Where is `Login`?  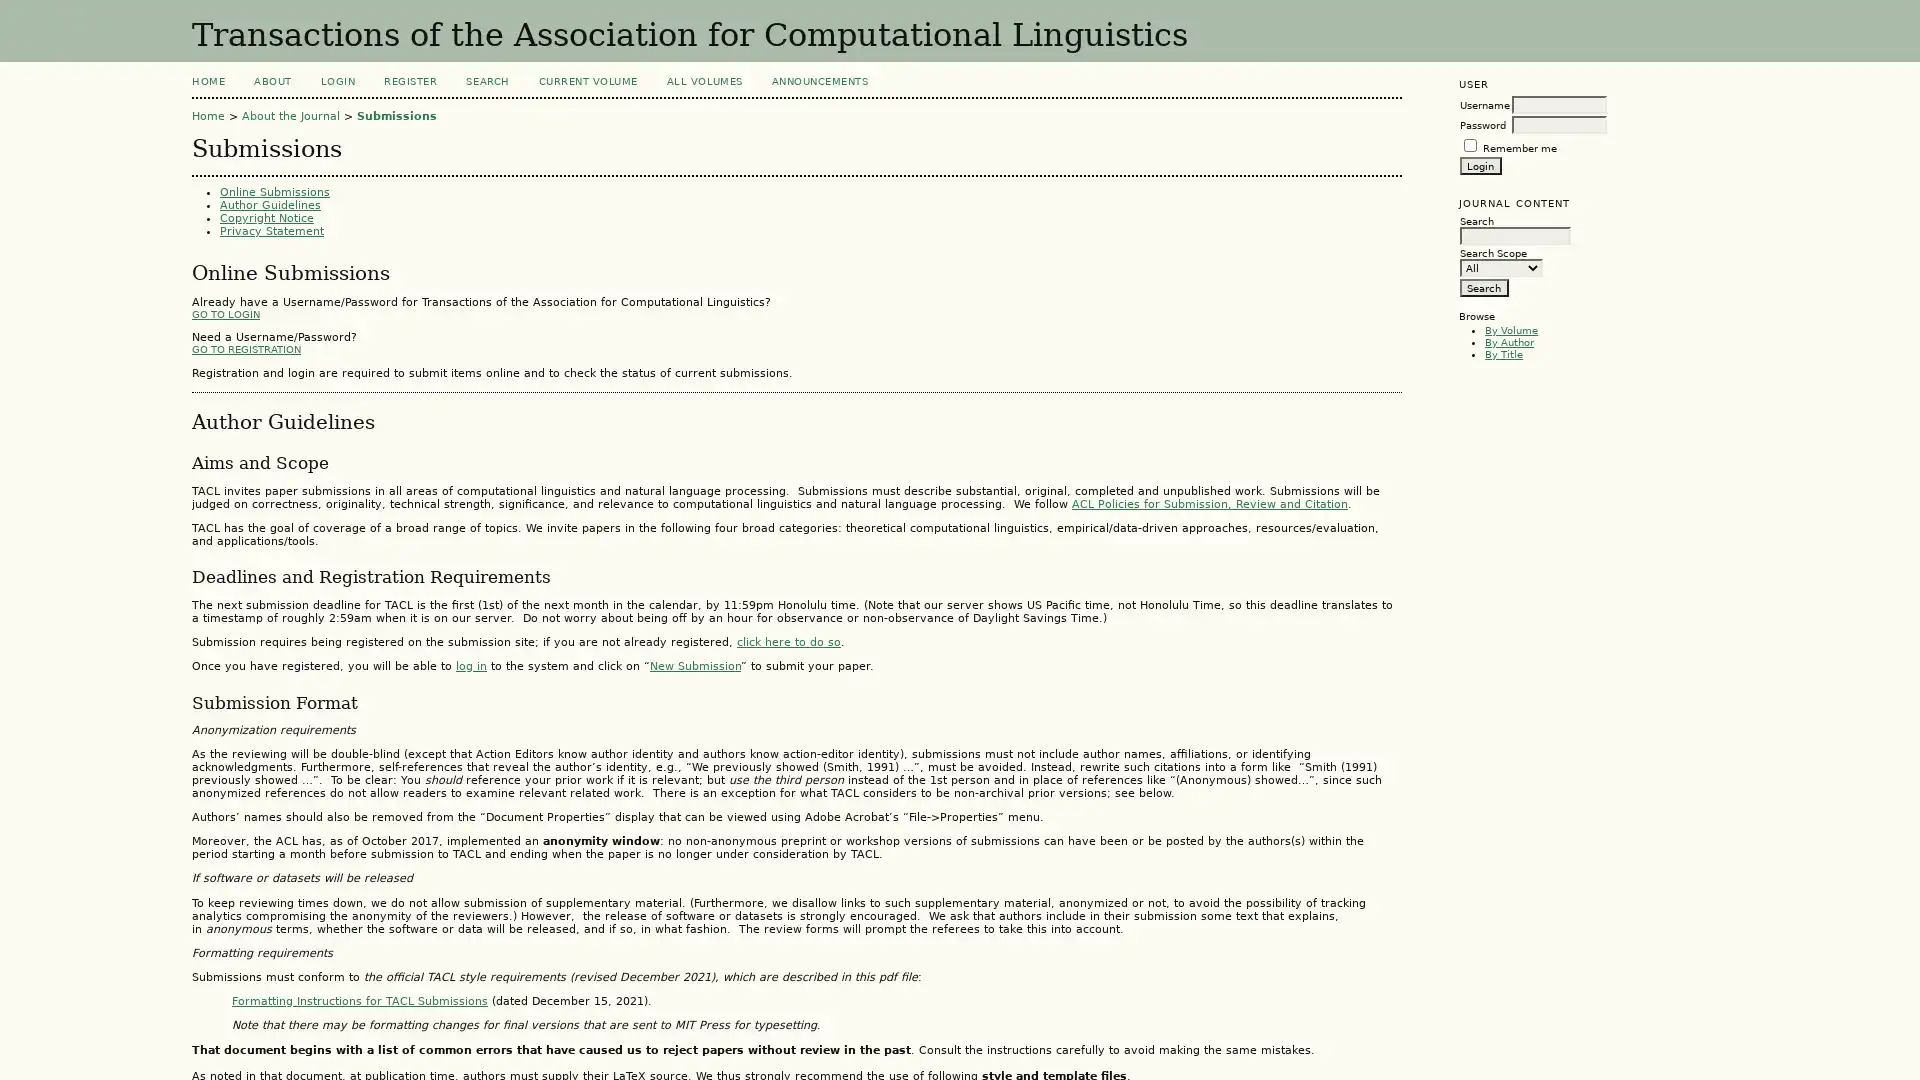 Login is located at coordinates (1480, 164).